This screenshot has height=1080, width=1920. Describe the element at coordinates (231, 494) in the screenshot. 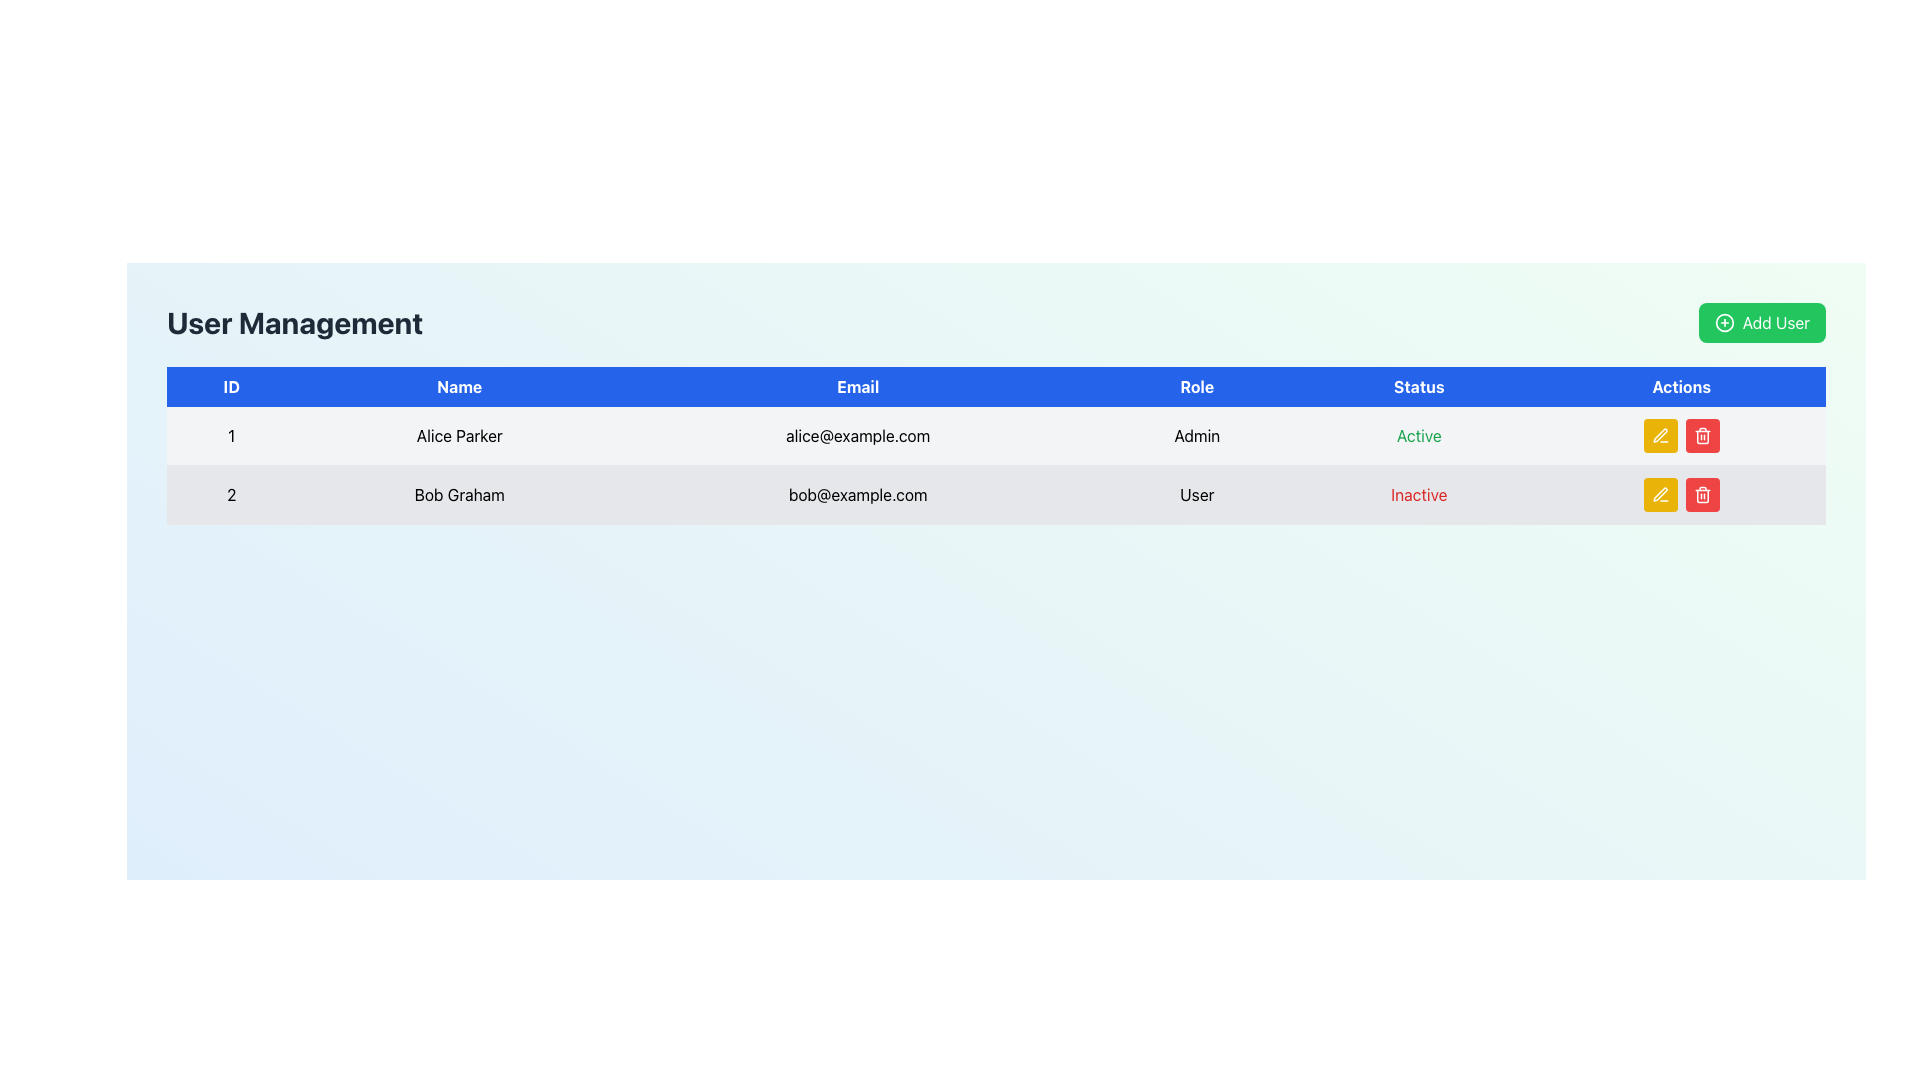

I see `the text displayed in the 'ID' text label for user 'Bob Graham' located in the second row of the 'User Management' table` at that location.